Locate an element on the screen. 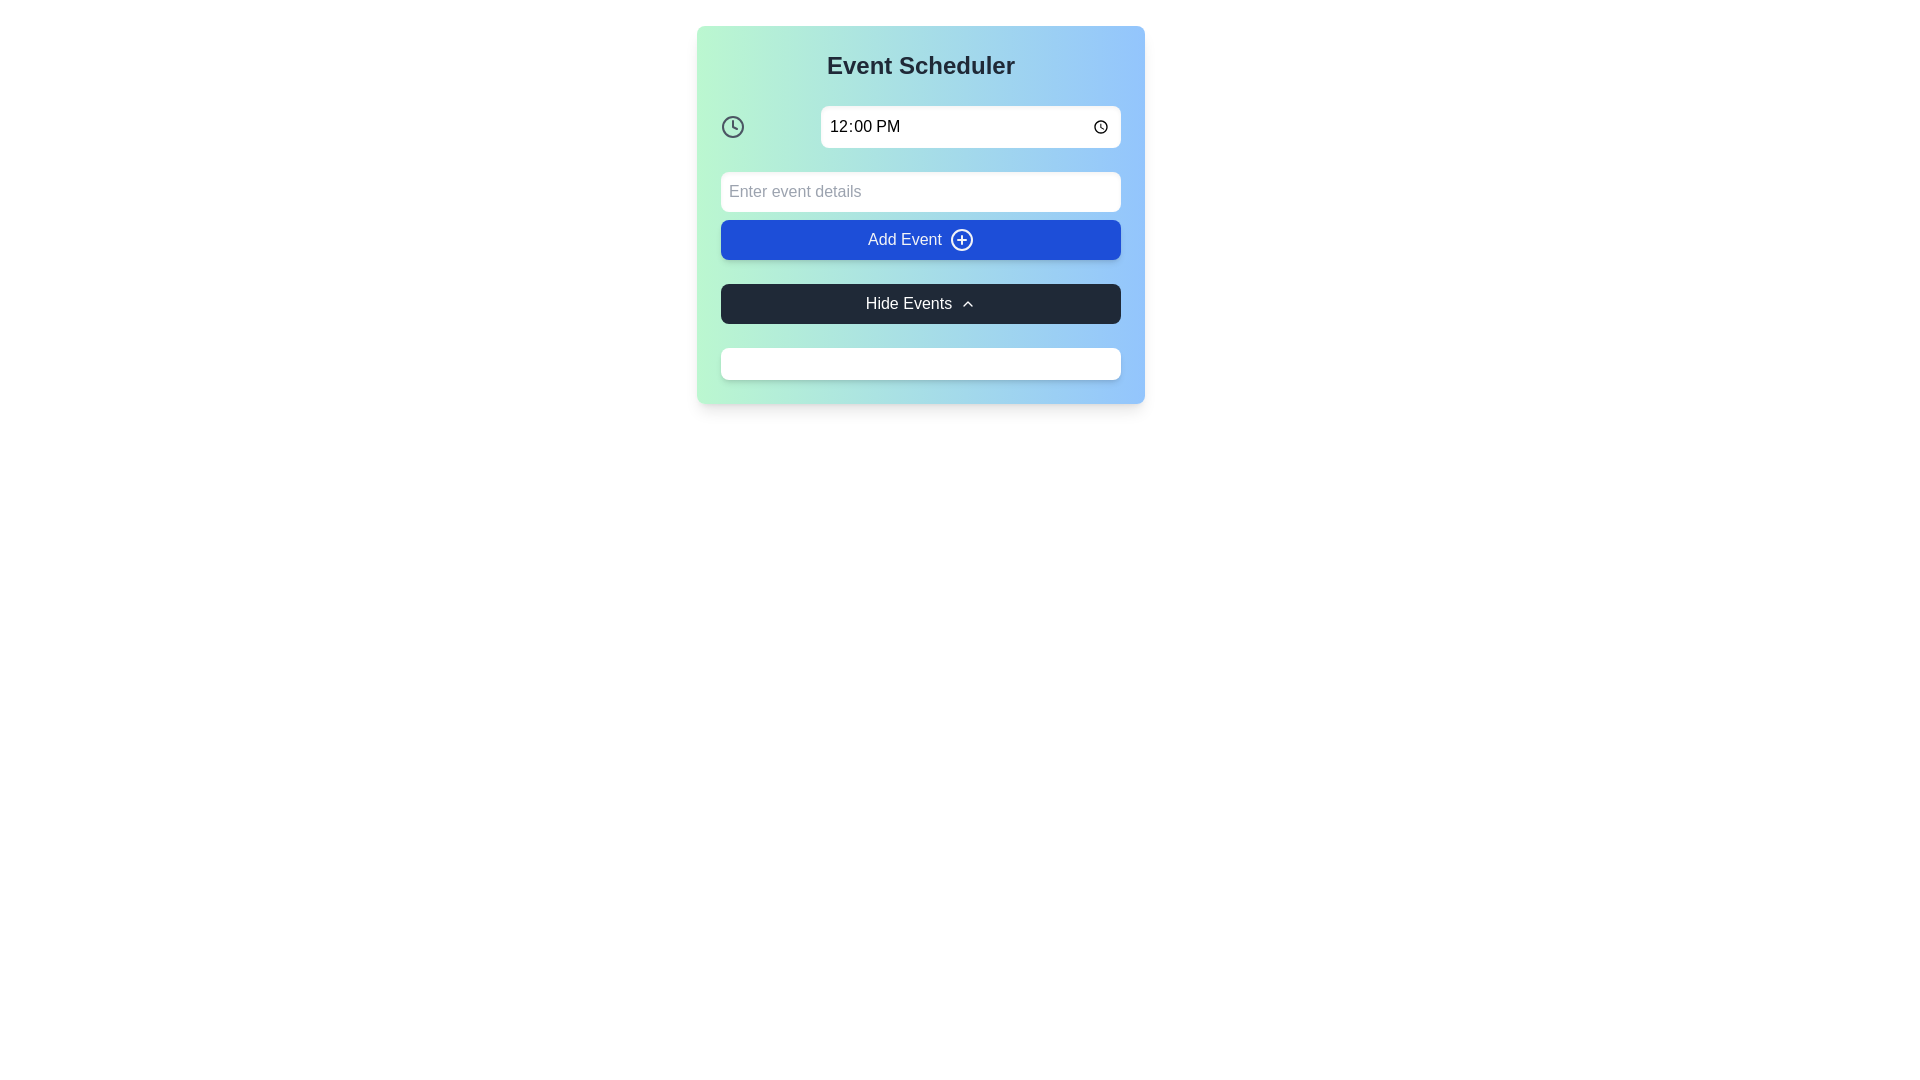  the 'Hide Events' button is located at coordinates (920, 304).